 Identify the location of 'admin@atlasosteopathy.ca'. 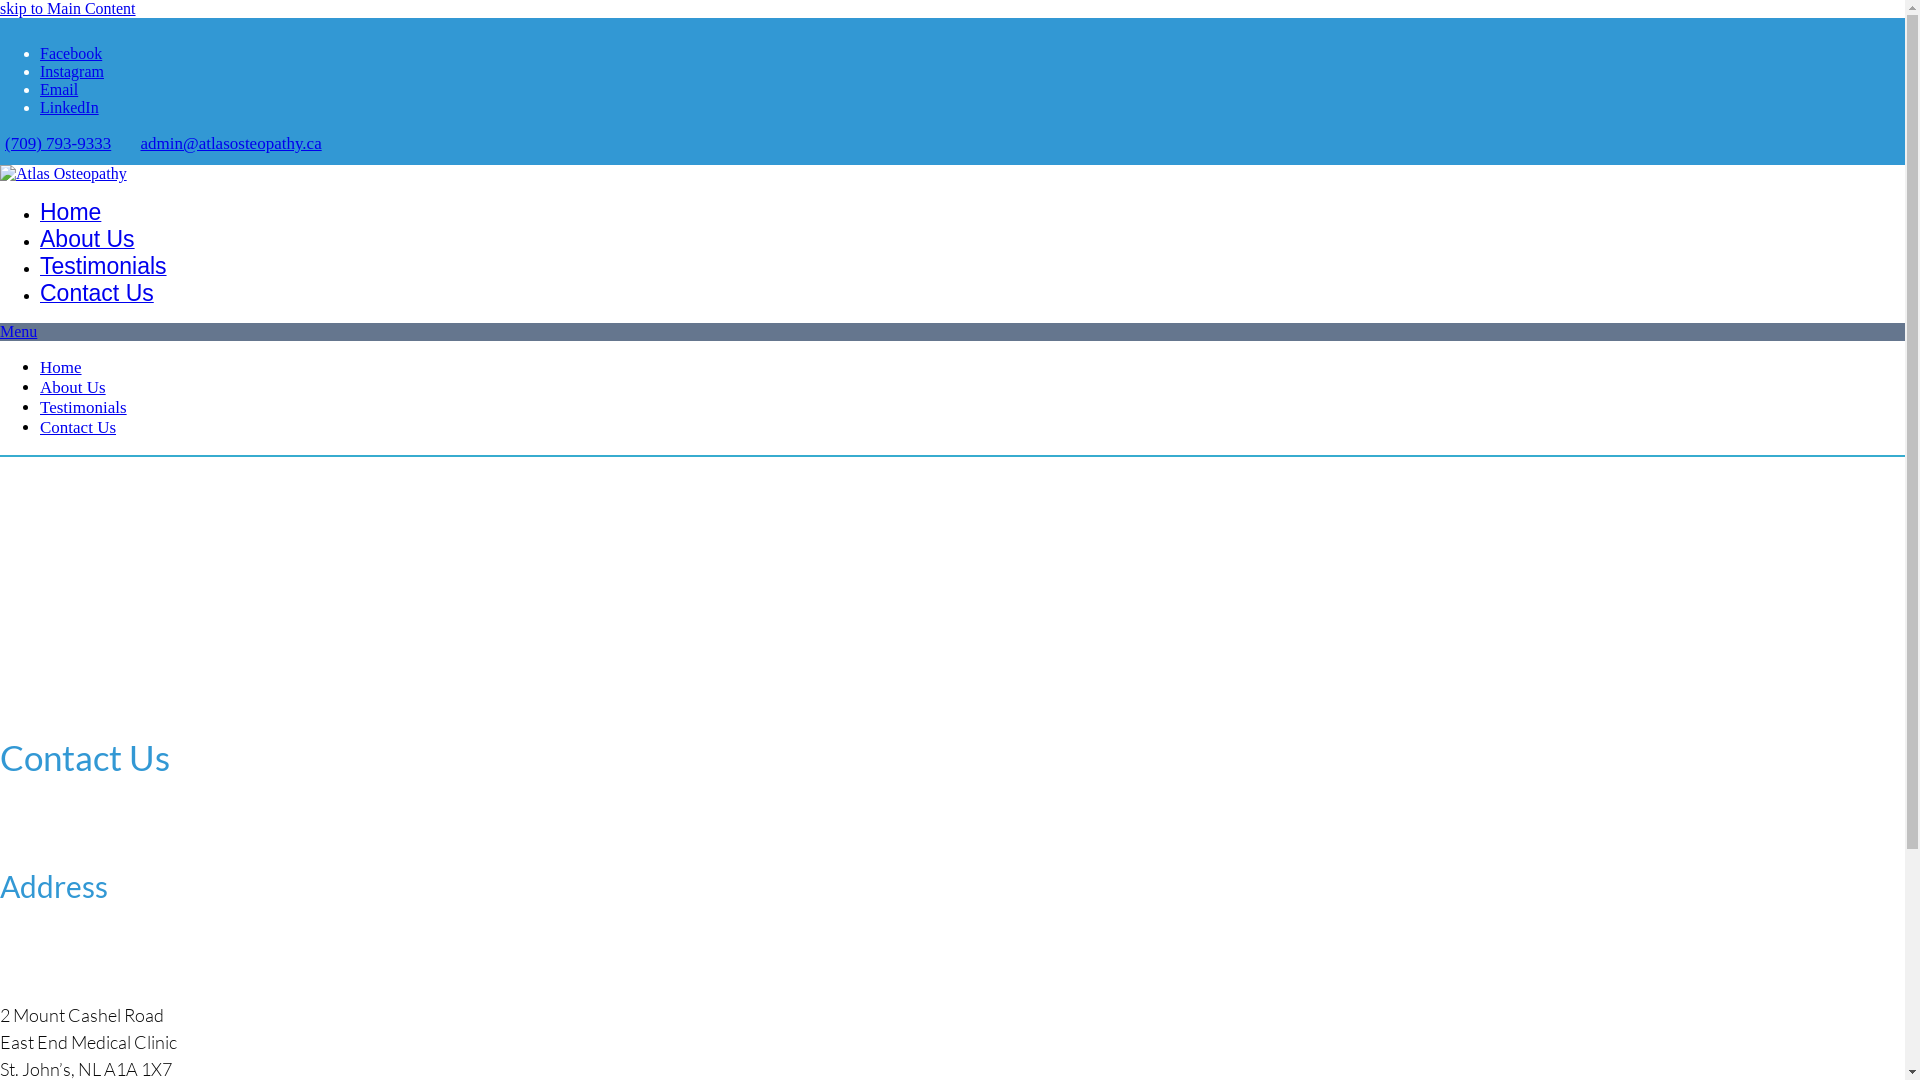
(230, 142).